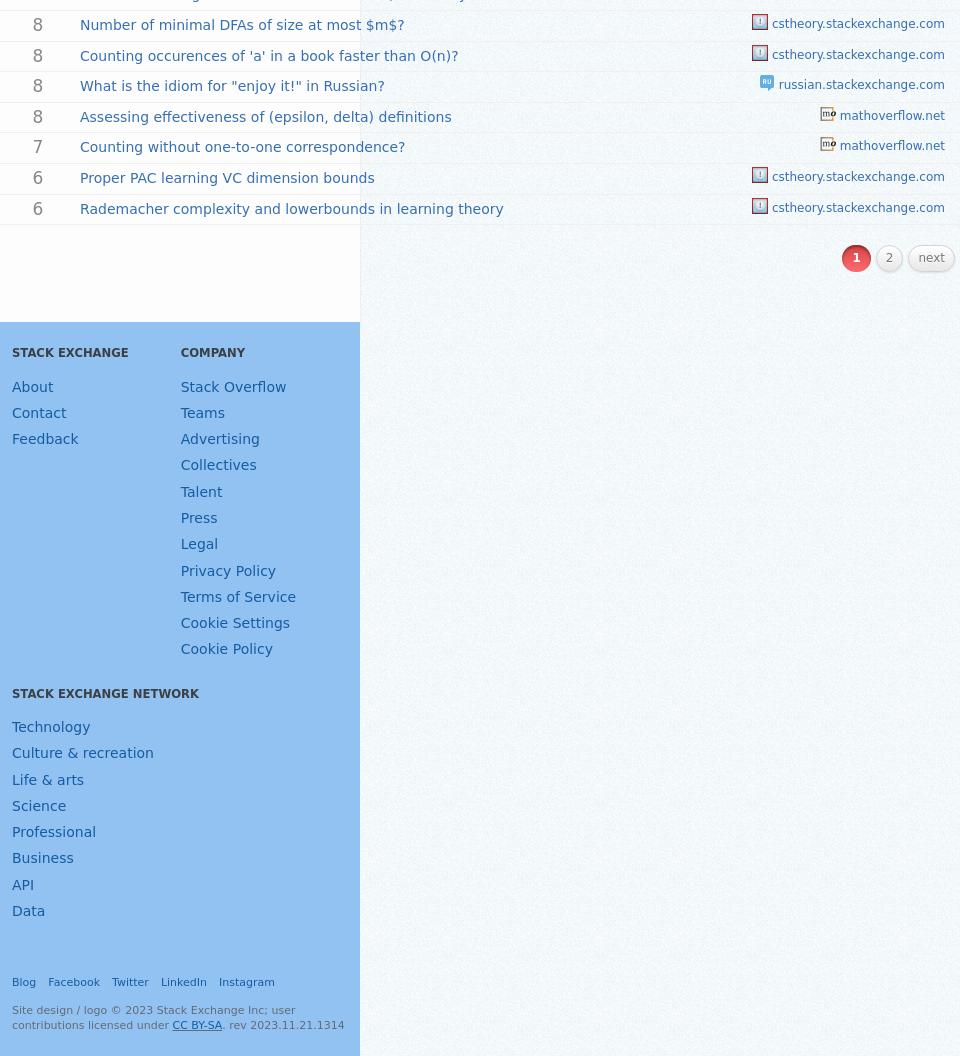 The height and width of the screenshot is (1056, 960). I want to click on 'Cookie Settings', so click(235, 622).